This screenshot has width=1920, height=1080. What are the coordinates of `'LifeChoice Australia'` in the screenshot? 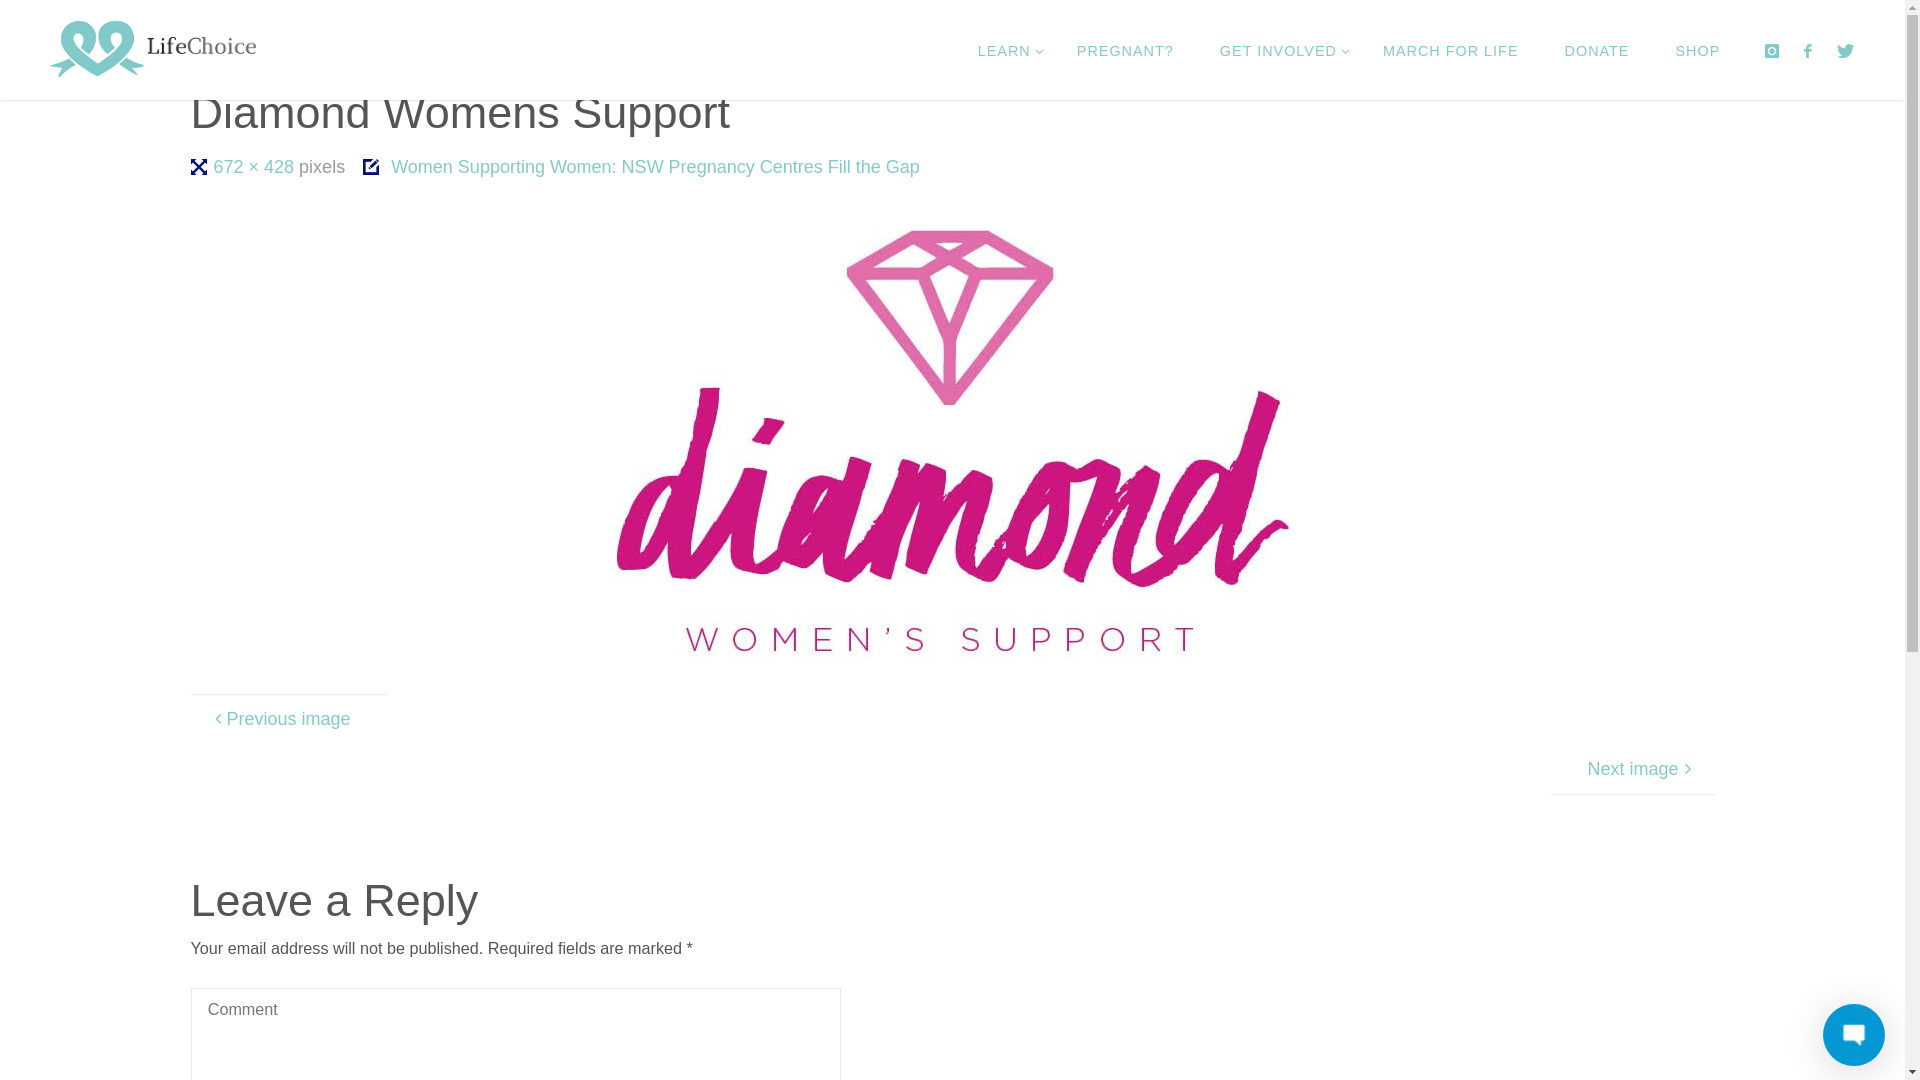 It's located at (152, 49).